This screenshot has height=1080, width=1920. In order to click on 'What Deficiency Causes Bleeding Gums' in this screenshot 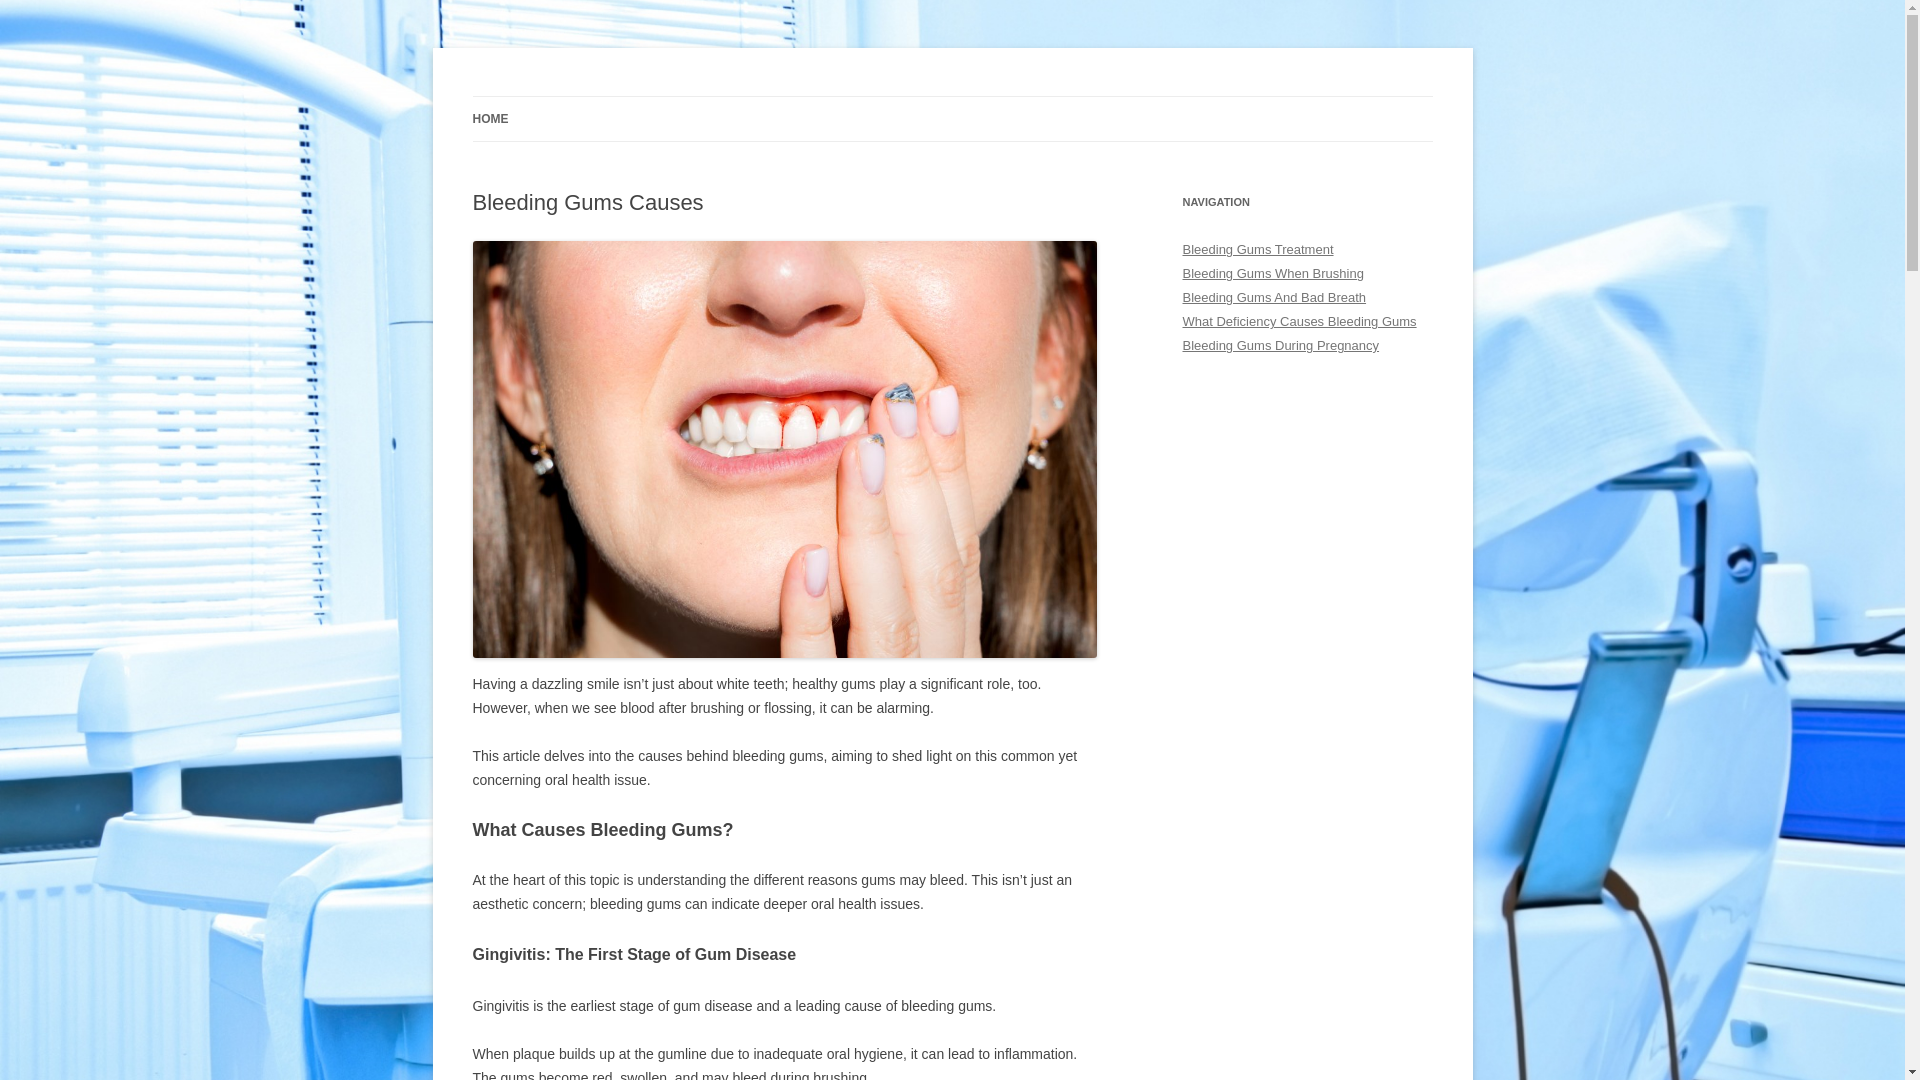, I will do `click(1299, 320)`.